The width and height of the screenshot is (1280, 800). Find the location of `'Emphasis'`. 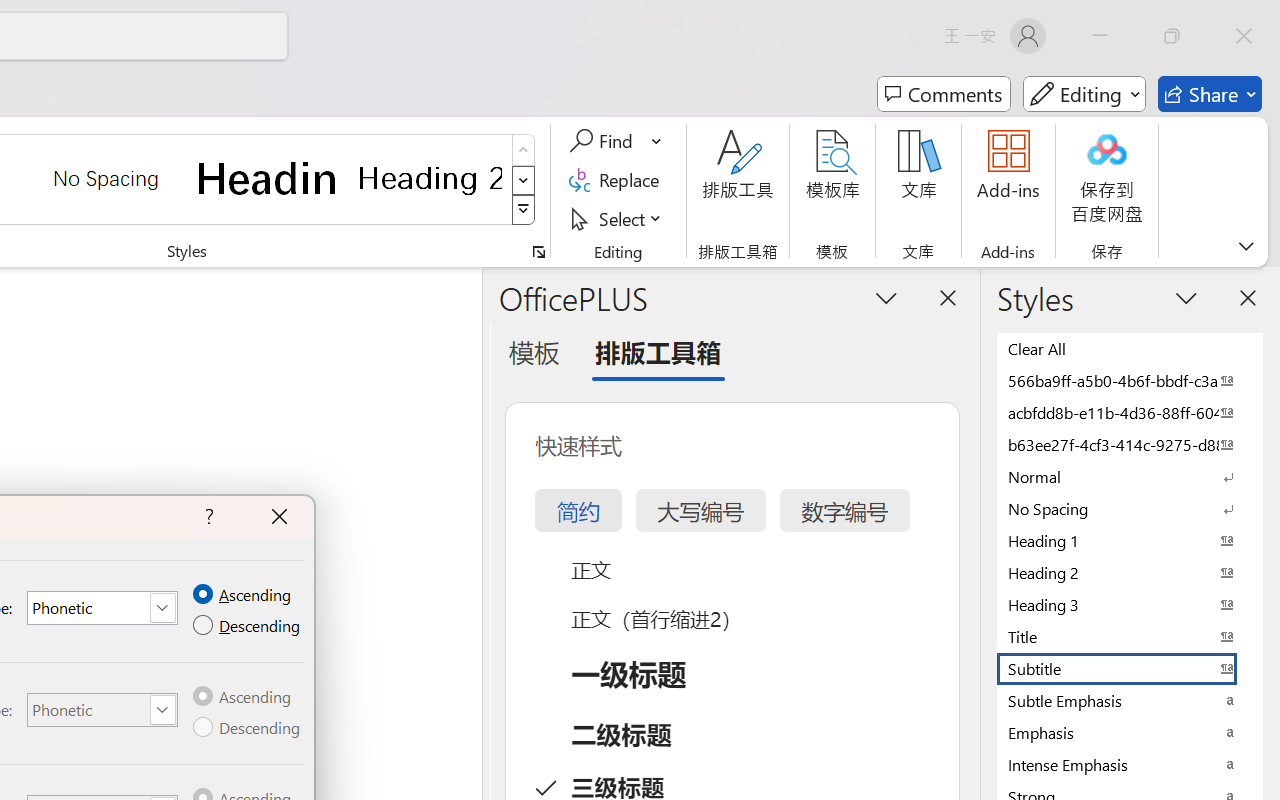

'Emphasis' is located at coordinates (1130, 731).